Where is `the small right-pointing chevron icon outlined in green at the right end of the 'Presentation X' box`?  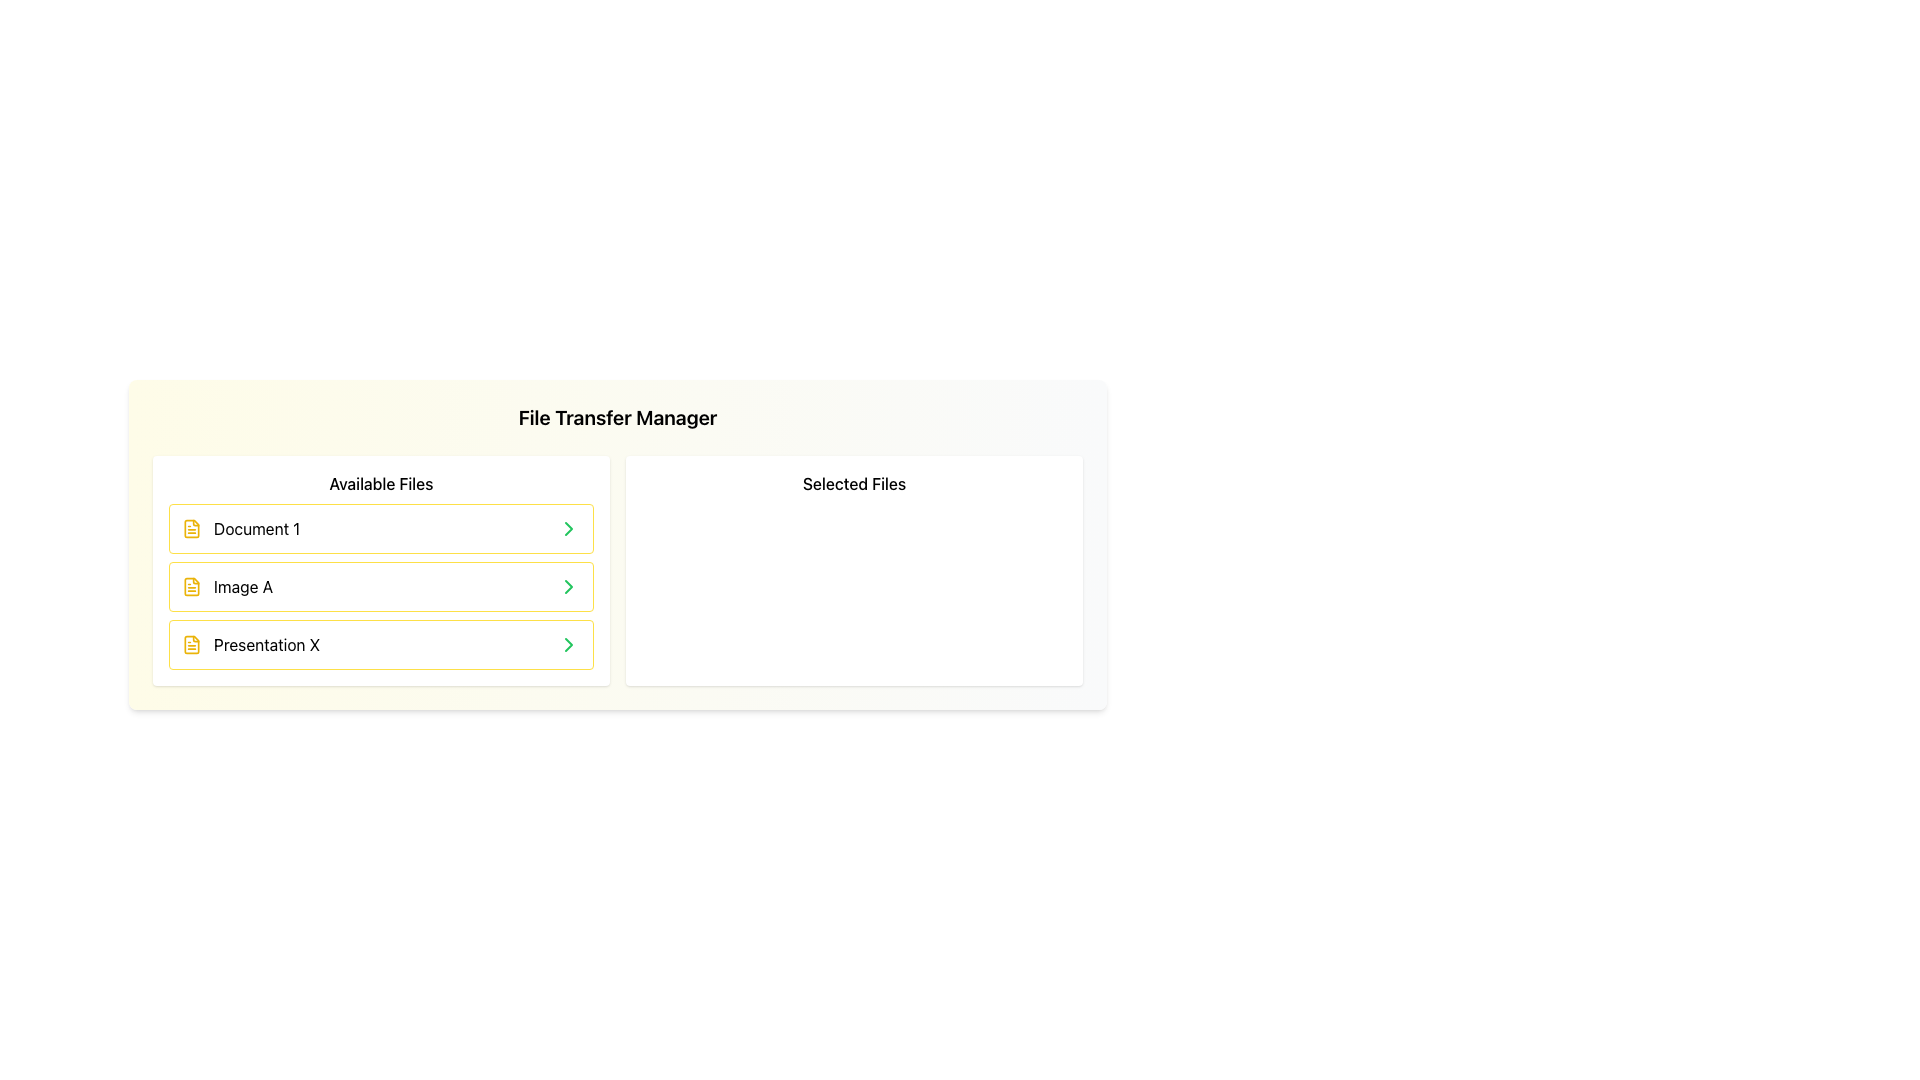 the small right-pointing chevron icon outlined in green at the right end of the 'Presentation X' box is located at coordinates (568, 644).